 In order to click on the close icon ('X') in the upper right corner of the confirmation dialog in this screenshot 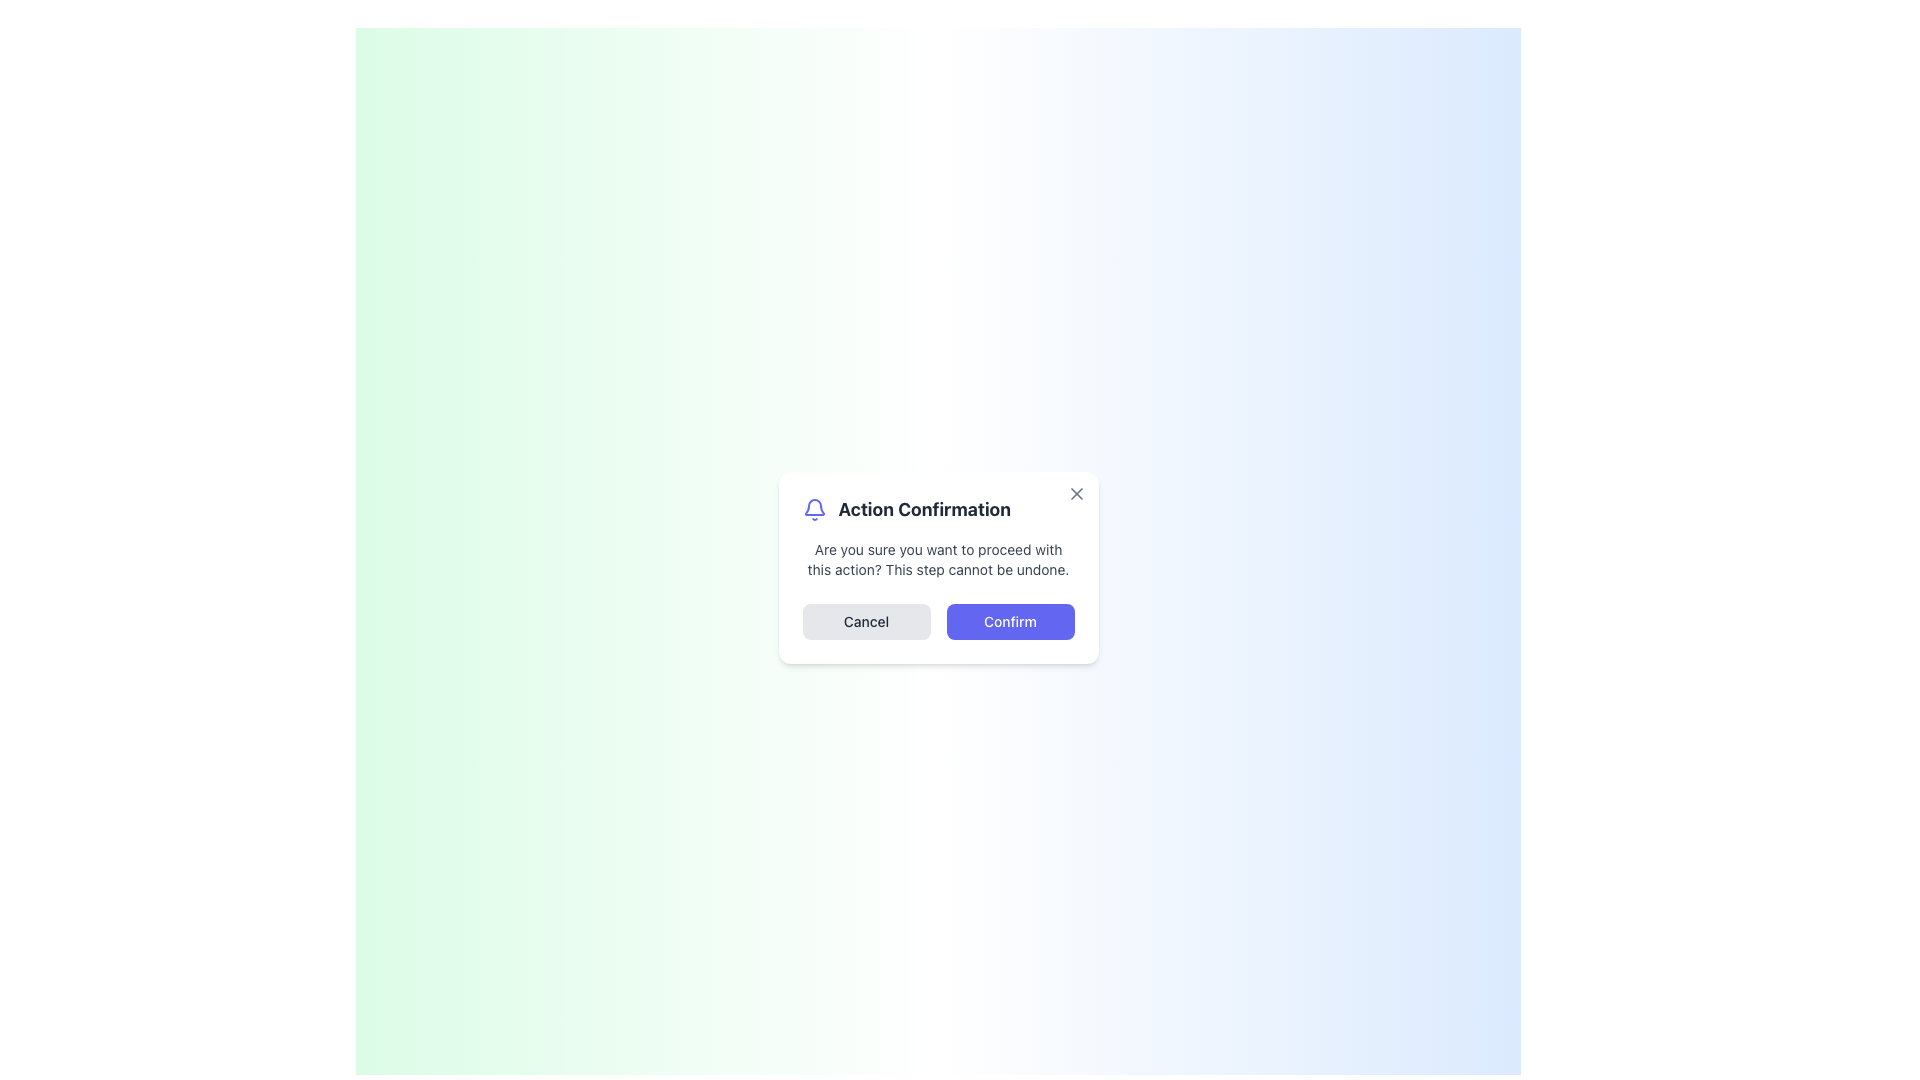, I will do `click(1075, 493)`.